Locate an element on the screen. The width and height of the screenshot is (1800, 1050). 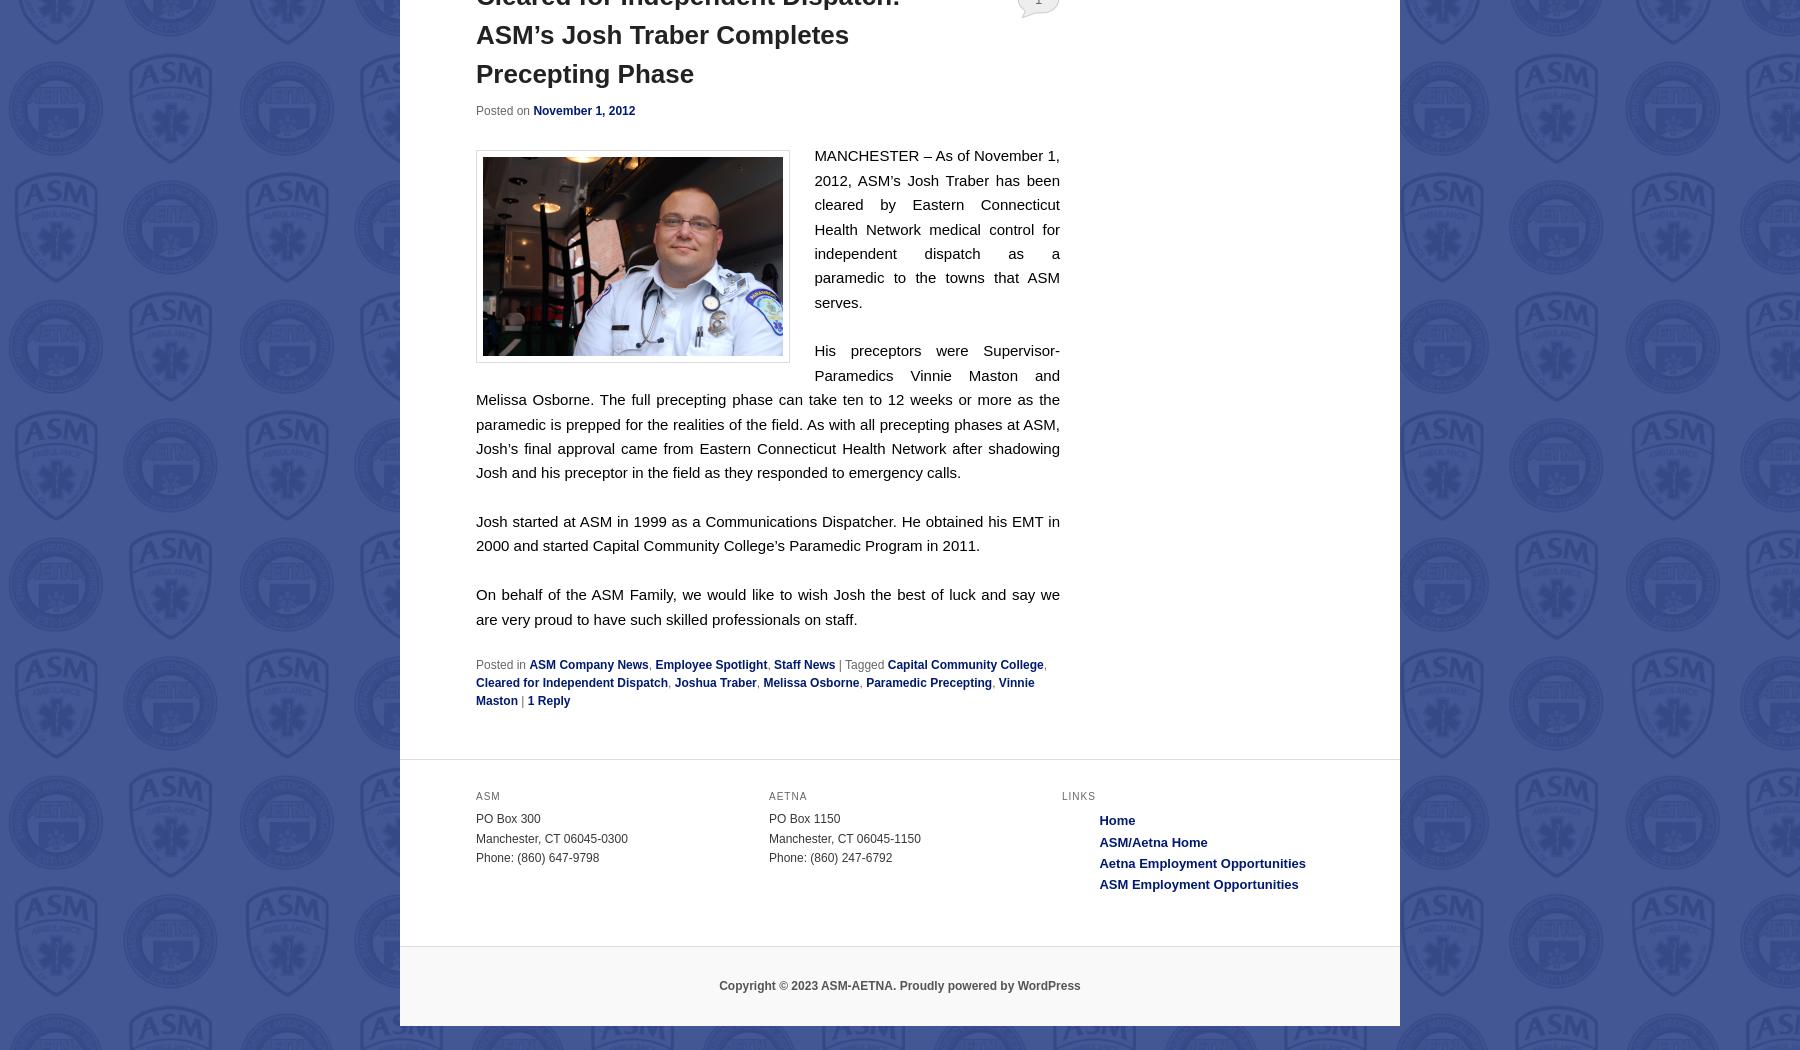
'1' is located at coordinates (529, 700).